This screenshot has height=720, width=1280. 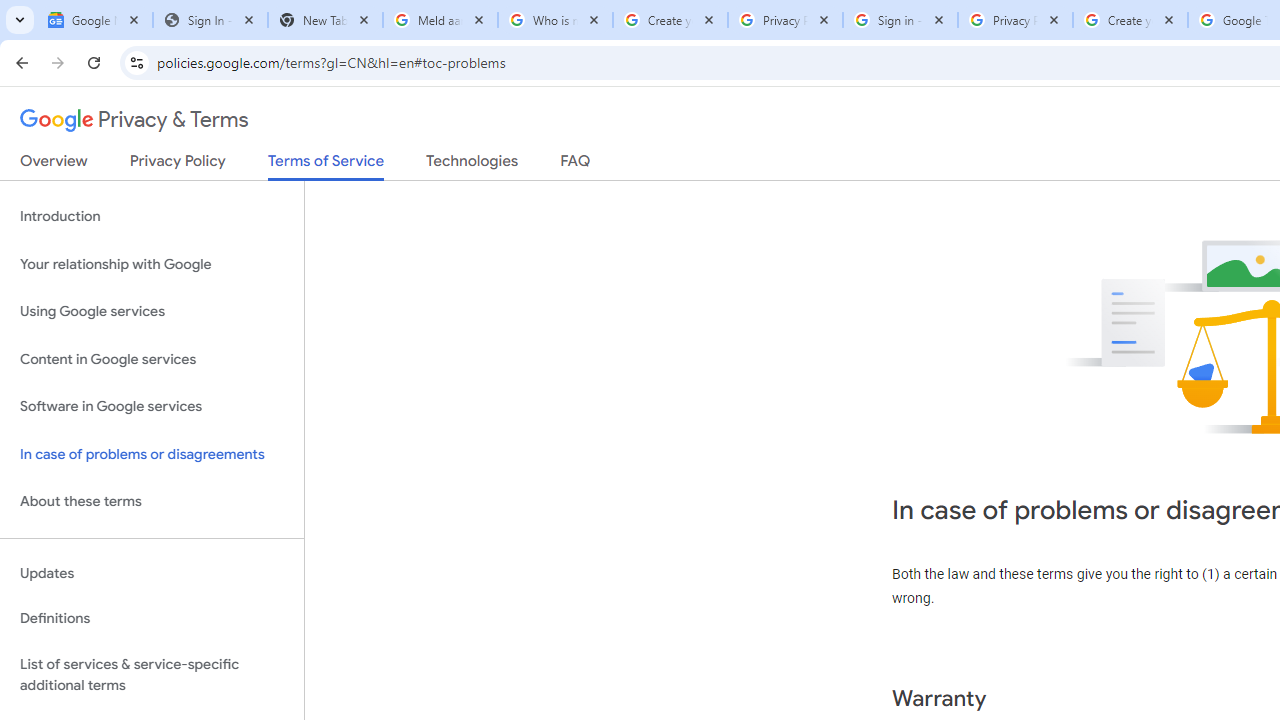 What do you see at coordinates (151, 312) in the screenshot?
I see `'Using Google services'` at bounding box center [151, 312].